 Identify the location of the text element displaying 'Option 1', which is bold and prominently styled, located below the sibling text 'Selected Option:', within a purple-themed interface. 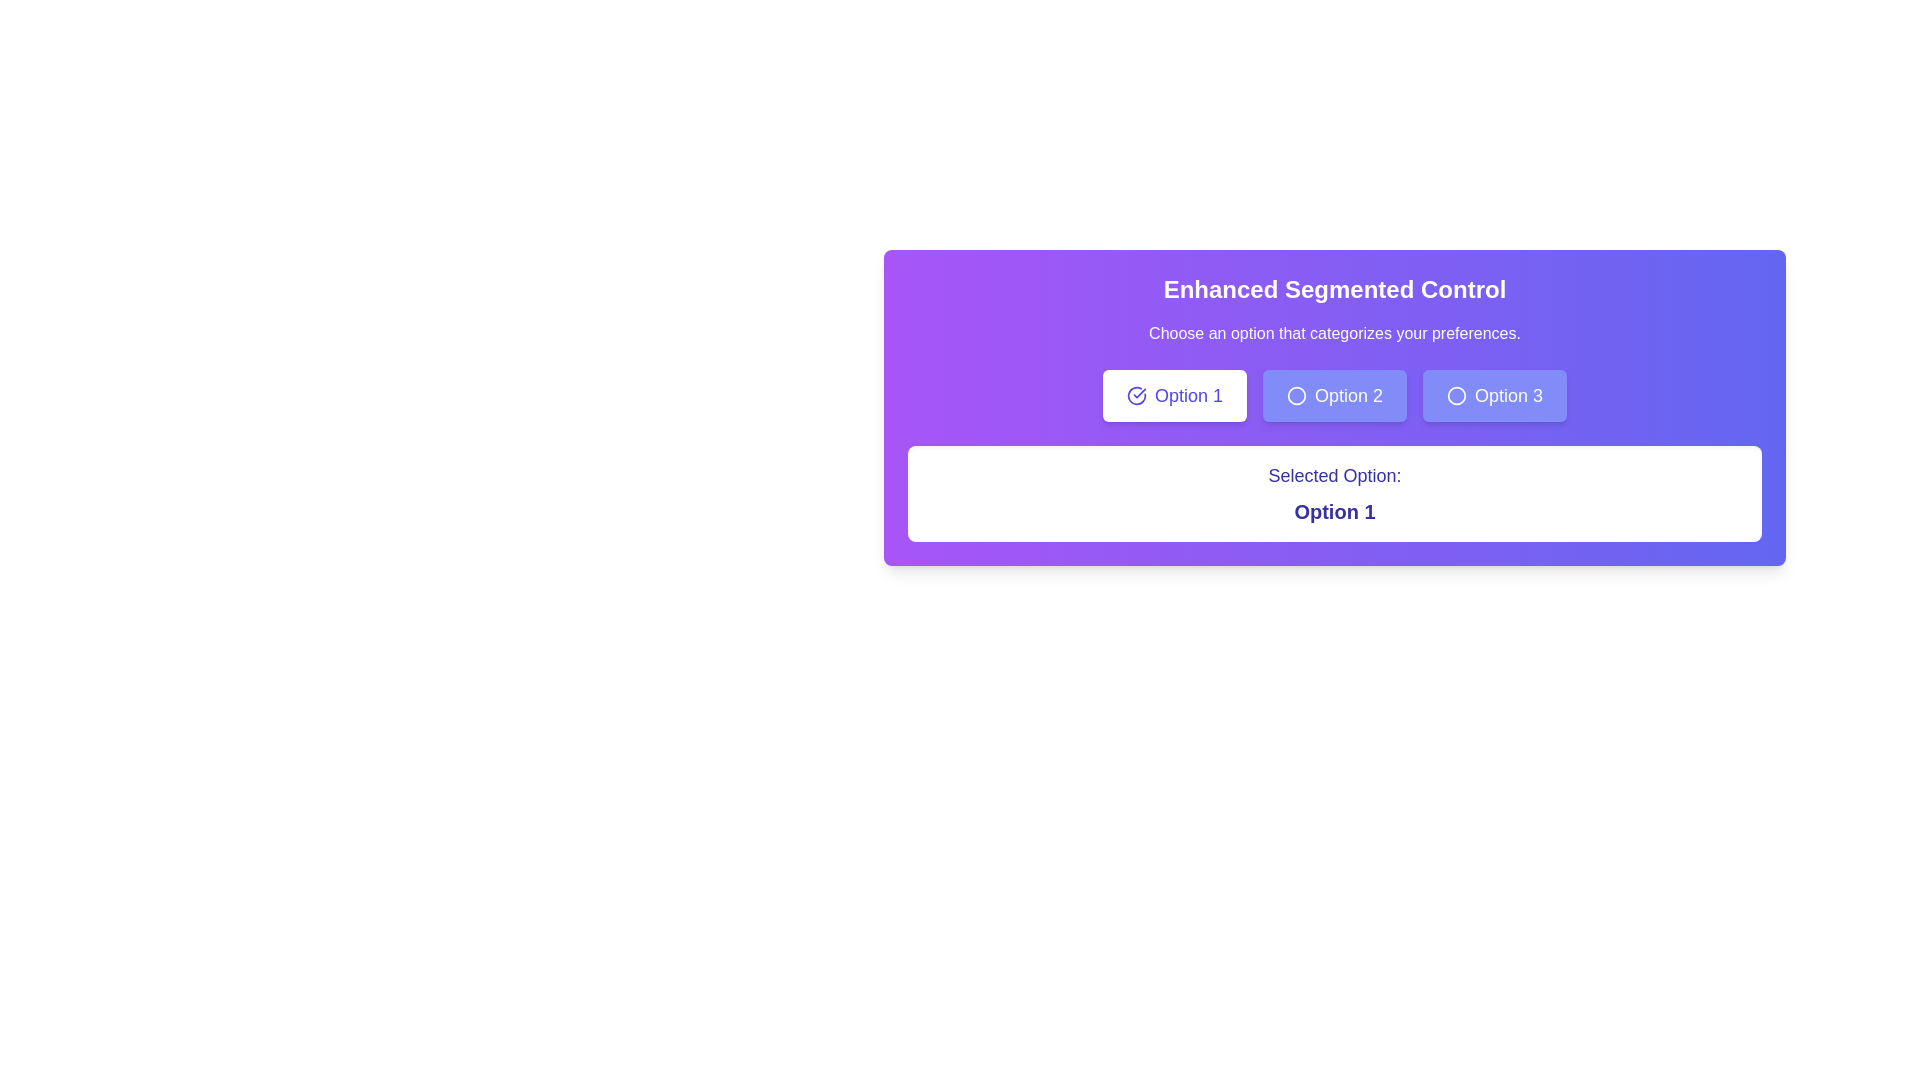
(1334, 511).